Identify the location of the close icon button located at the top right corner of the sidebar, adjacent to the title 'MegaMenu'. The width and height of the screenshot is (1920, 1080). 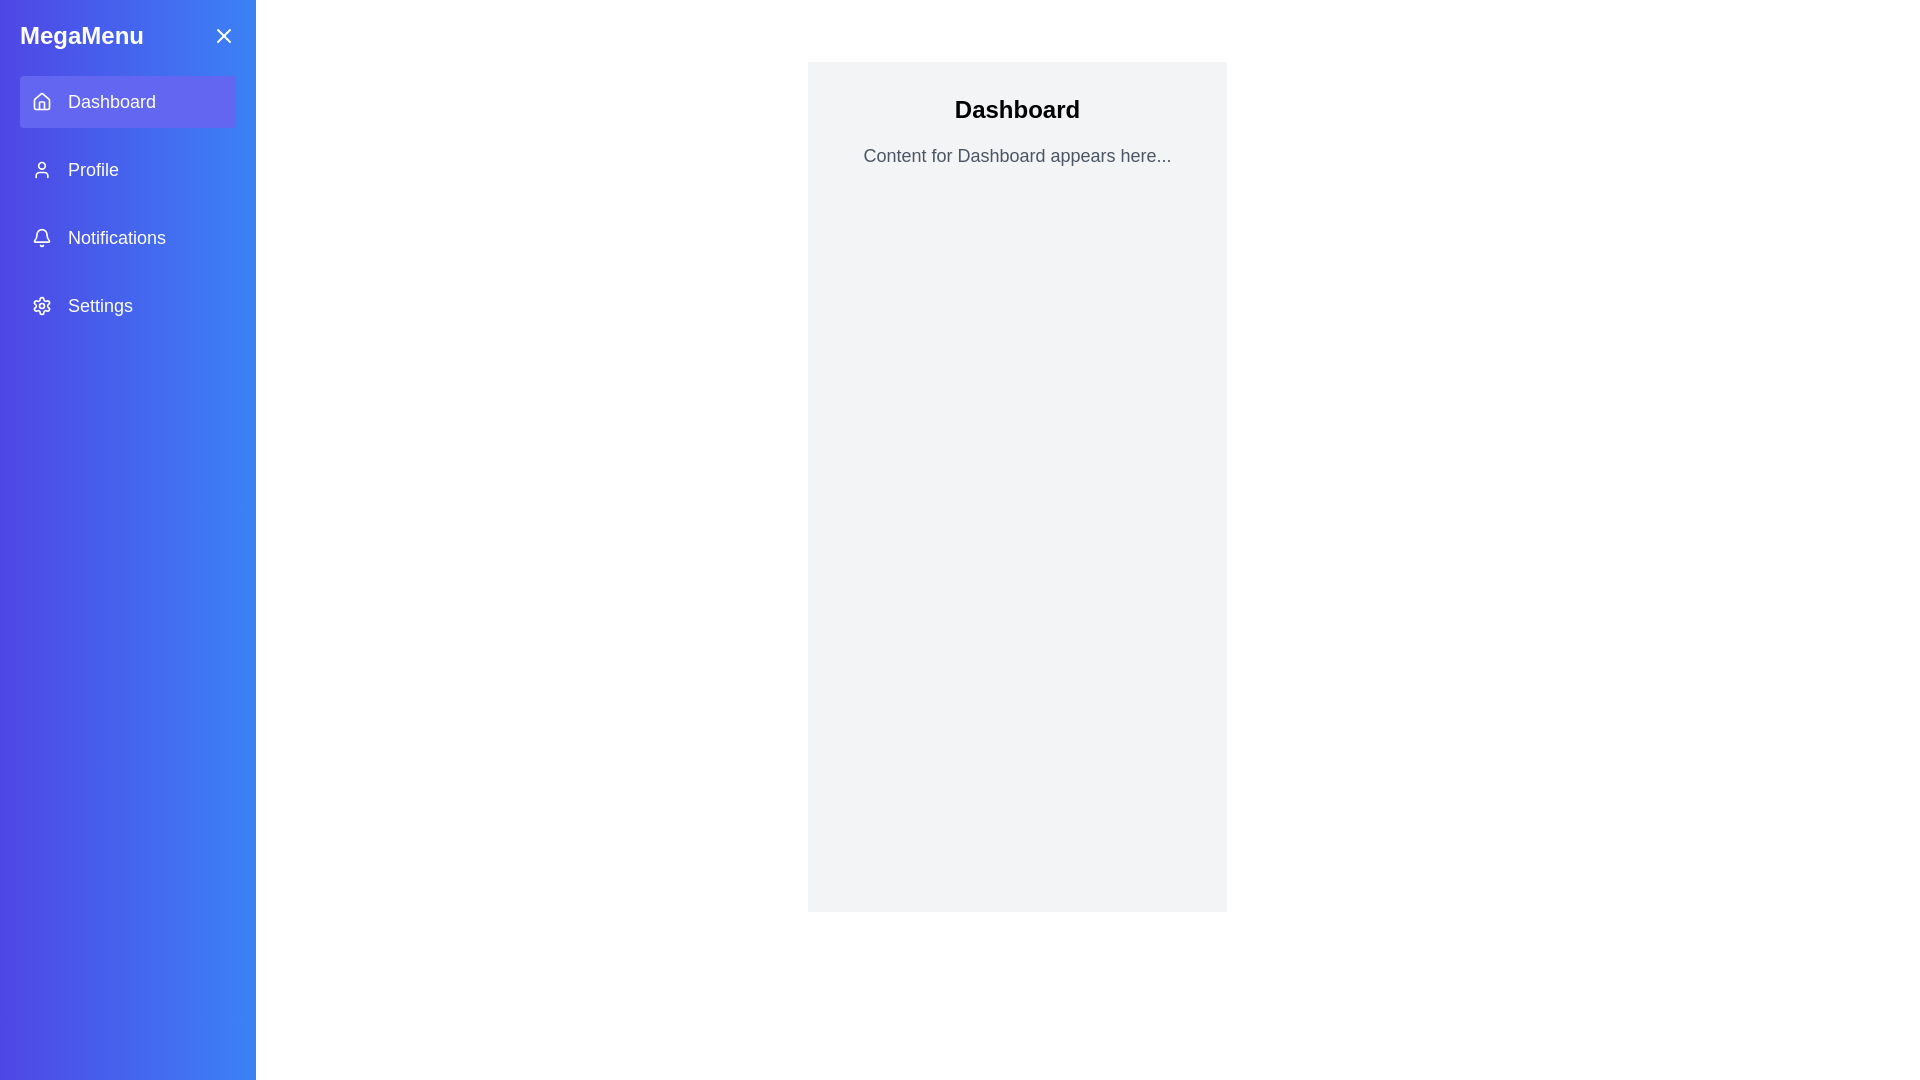
(224, 35).